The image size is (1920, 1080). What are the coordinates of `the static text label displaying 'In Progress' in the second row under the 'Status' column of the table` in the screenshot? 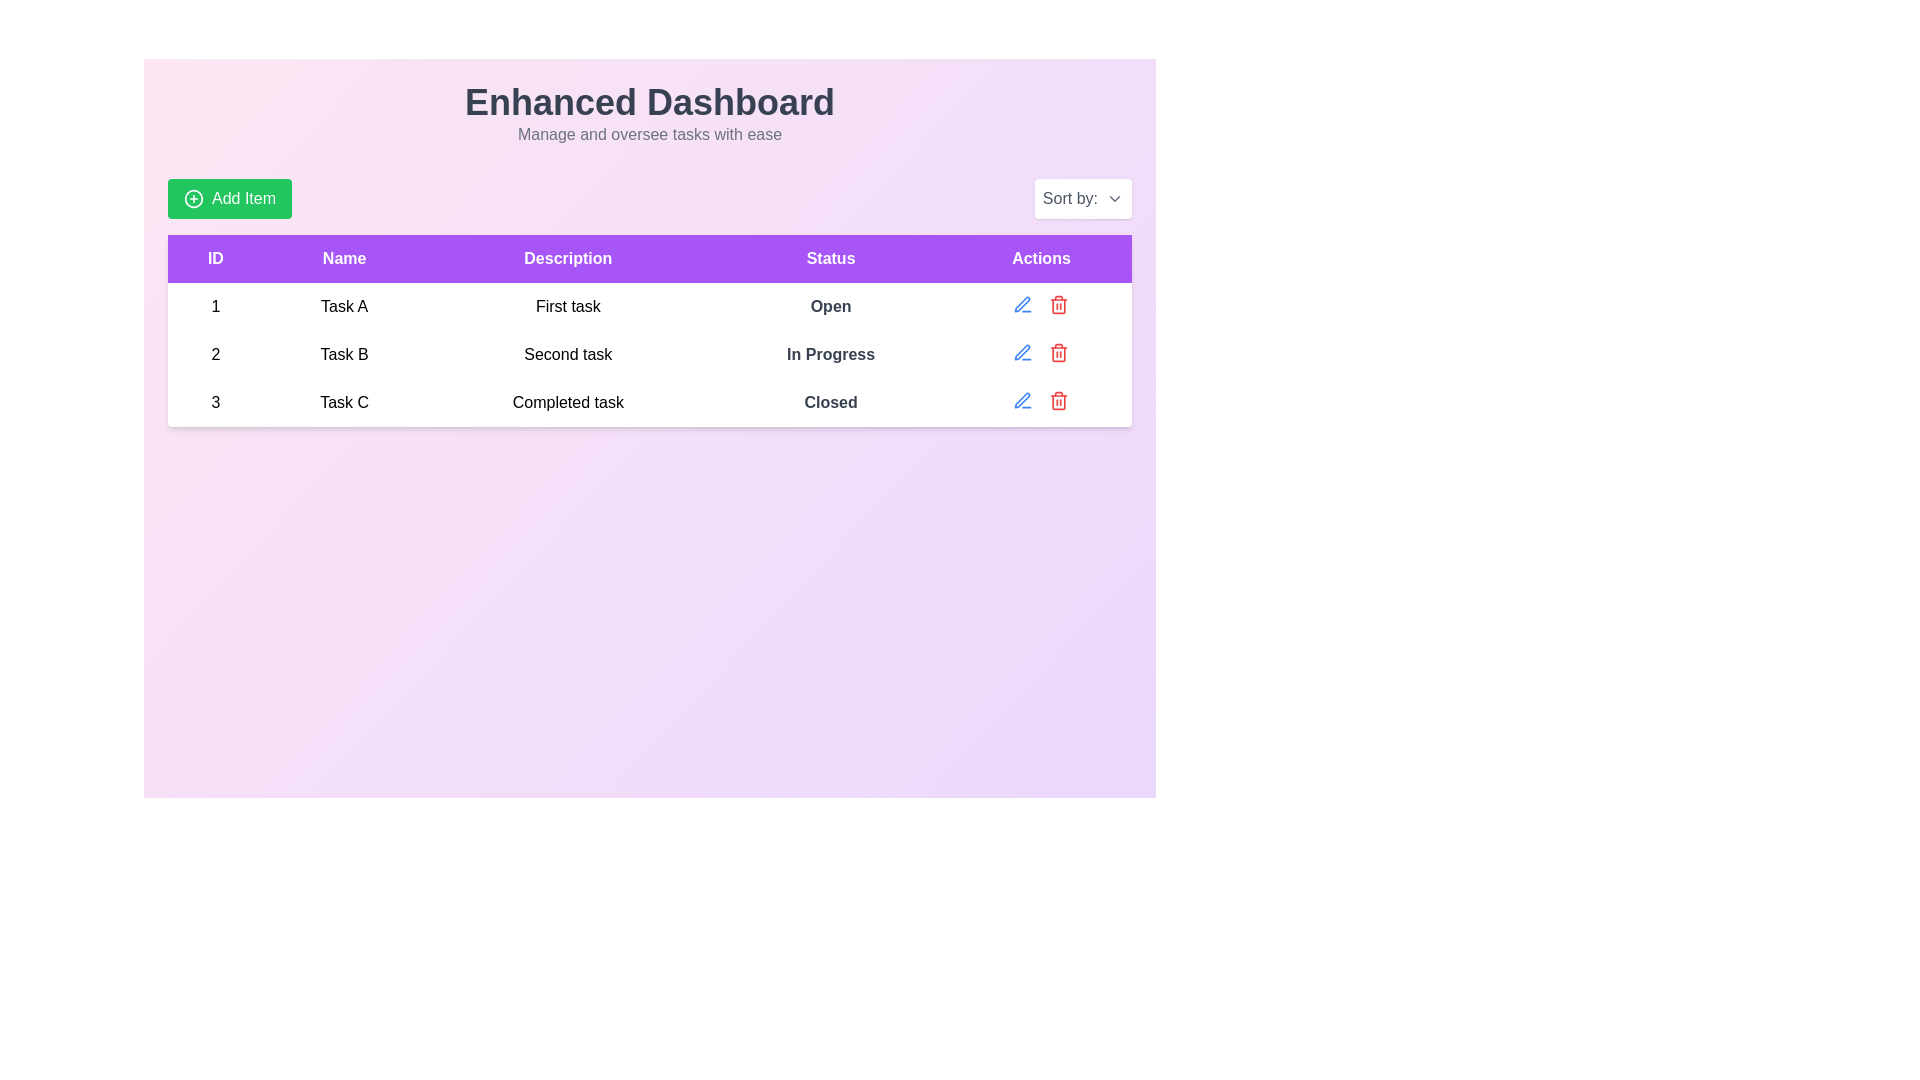 It's located at (831, 353).